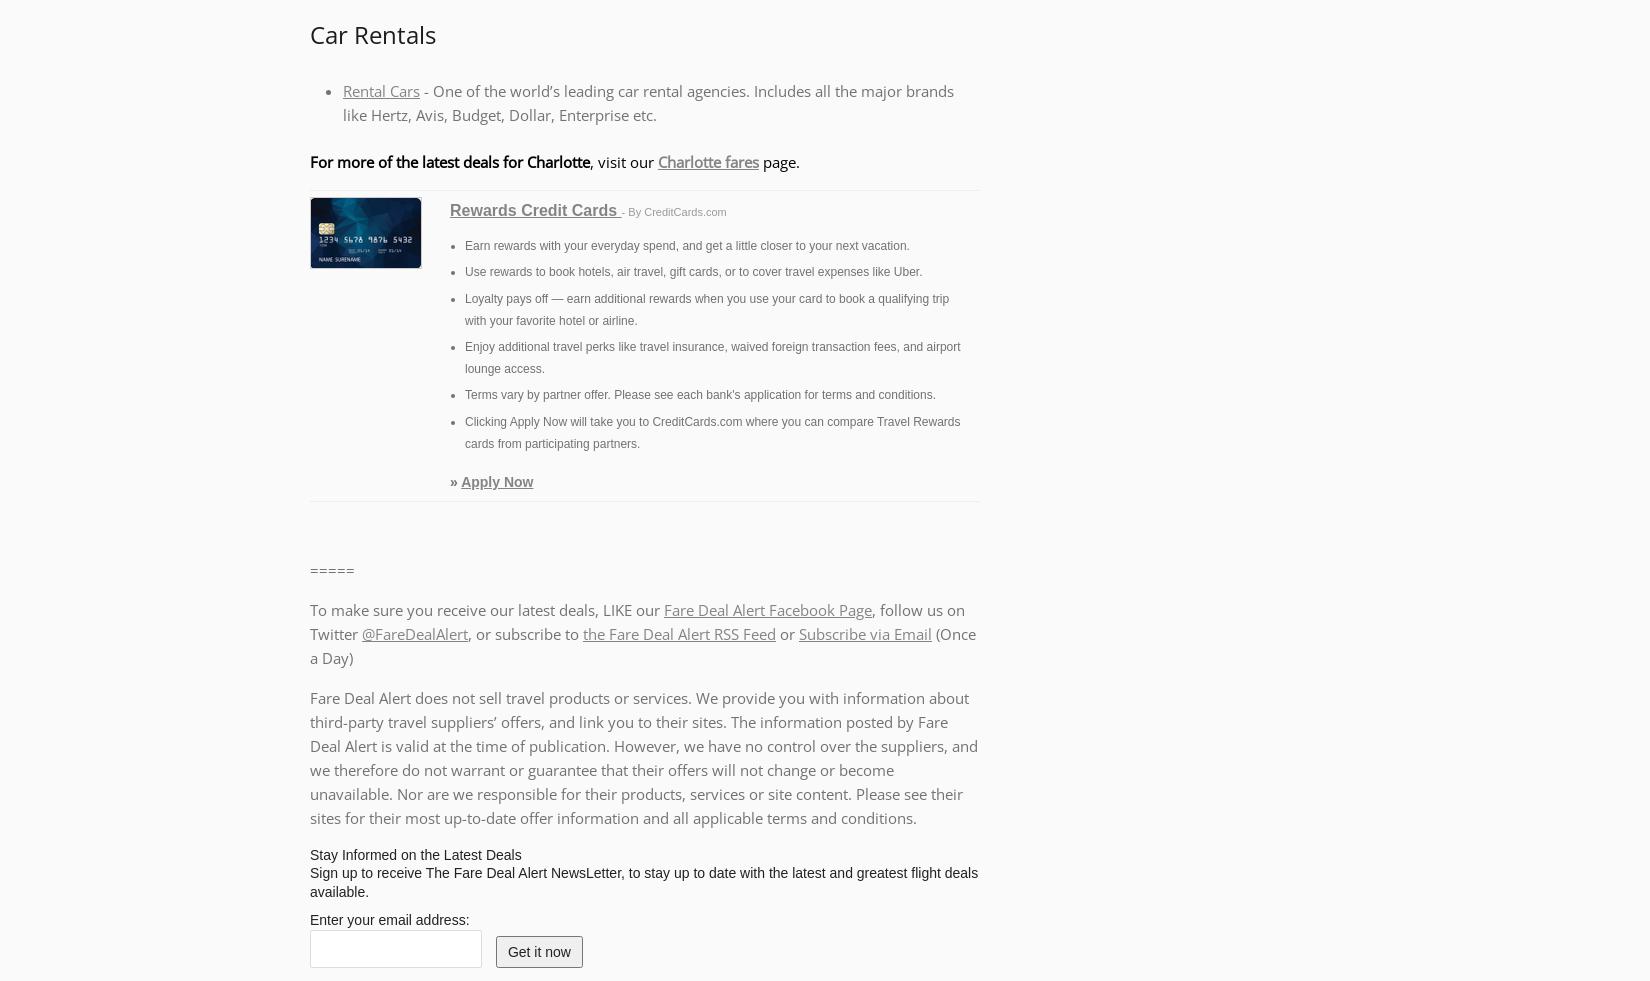 Image resolution: width=1650 pixels, height=981 pixels. Describe the element at coordinates (707, 159) in the screenshot. I see `'Charlotte fares'` at that location.